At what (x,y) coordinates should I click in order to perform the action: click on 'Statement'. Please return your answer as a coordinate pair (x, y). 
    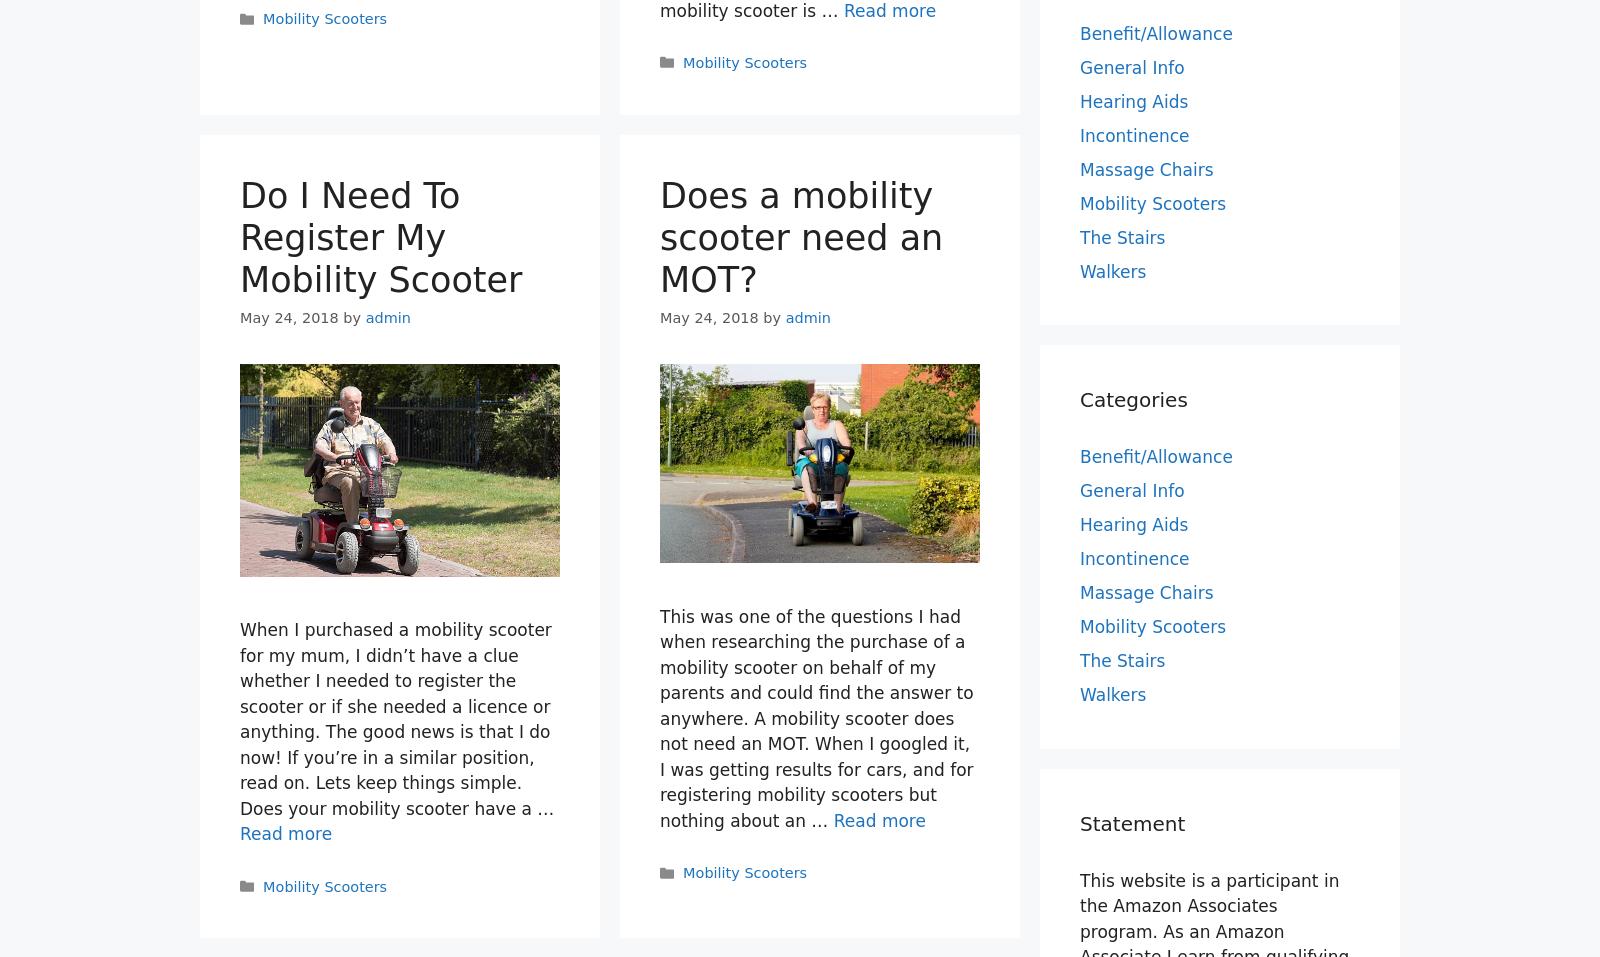
    Looking at the image, I should click on (1080, 822).